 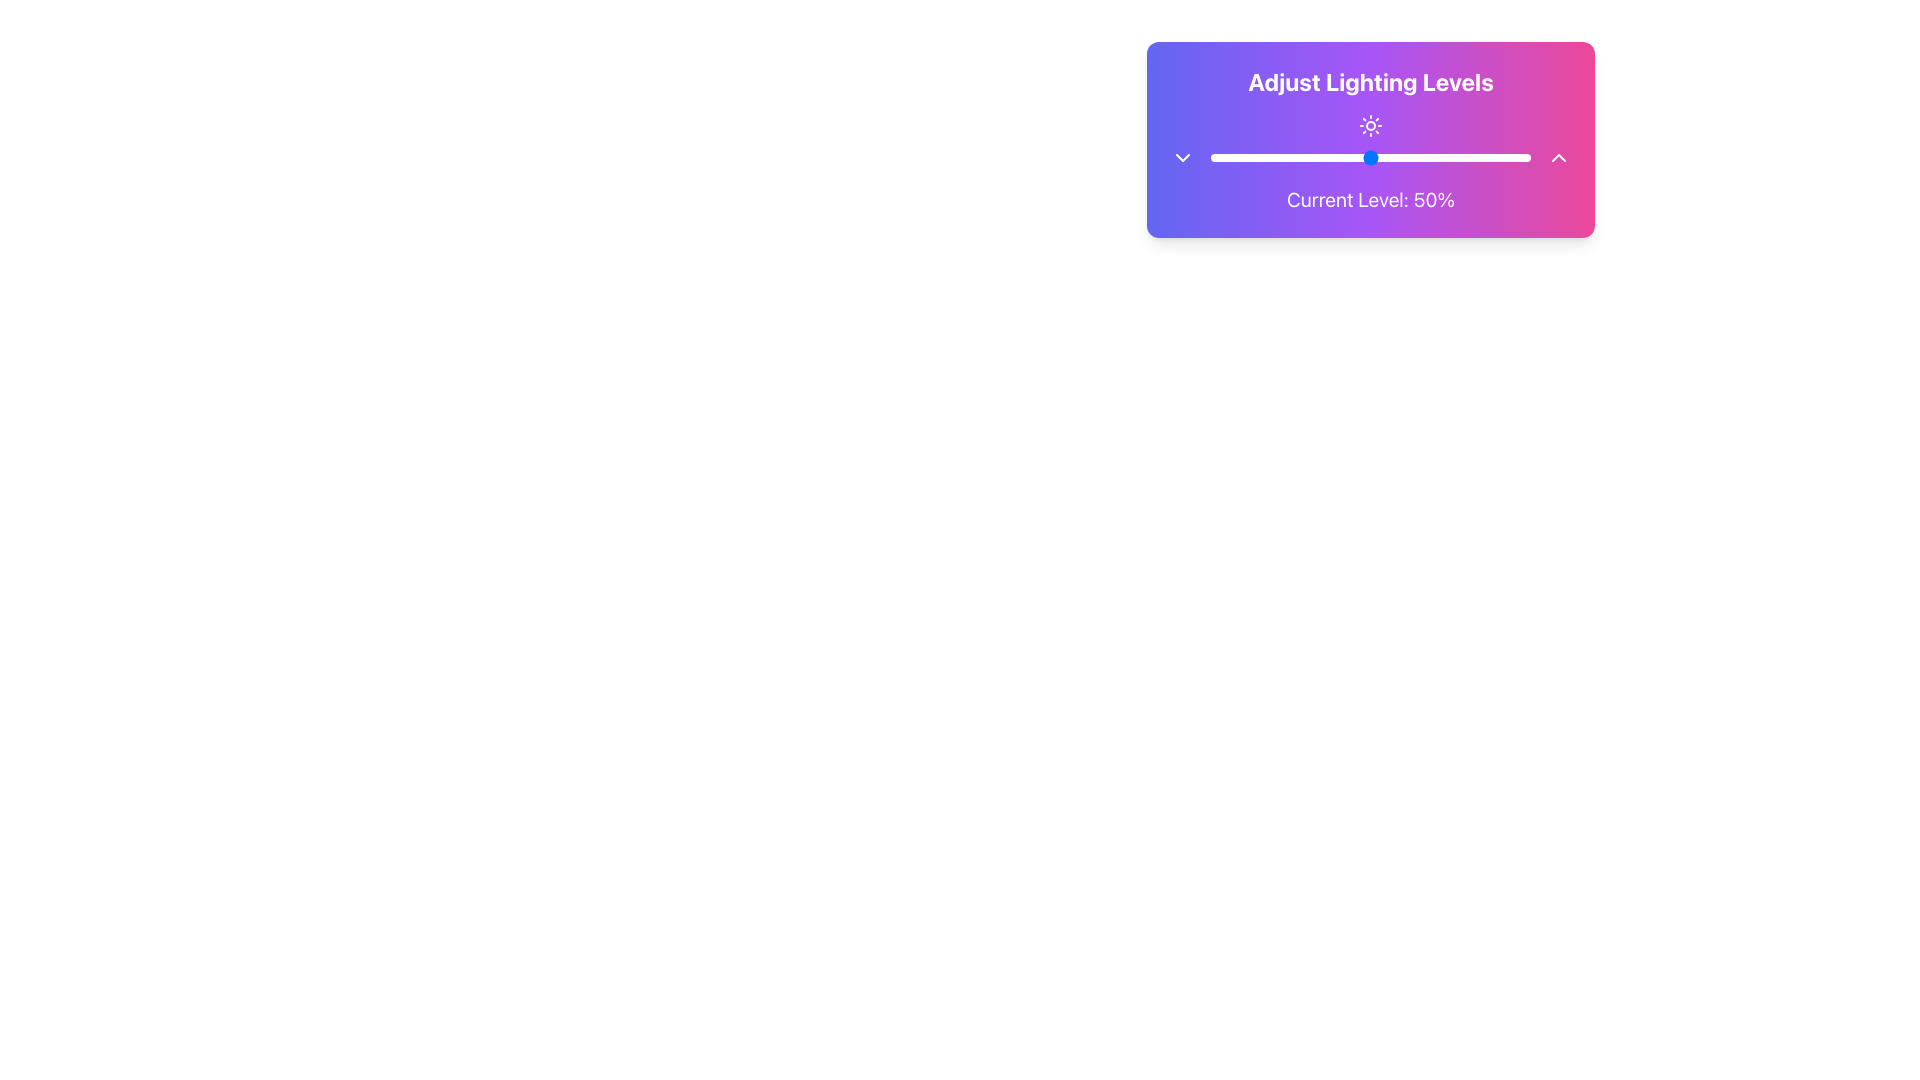 I want to click on the lighting level, so click(x=1354, y=157).